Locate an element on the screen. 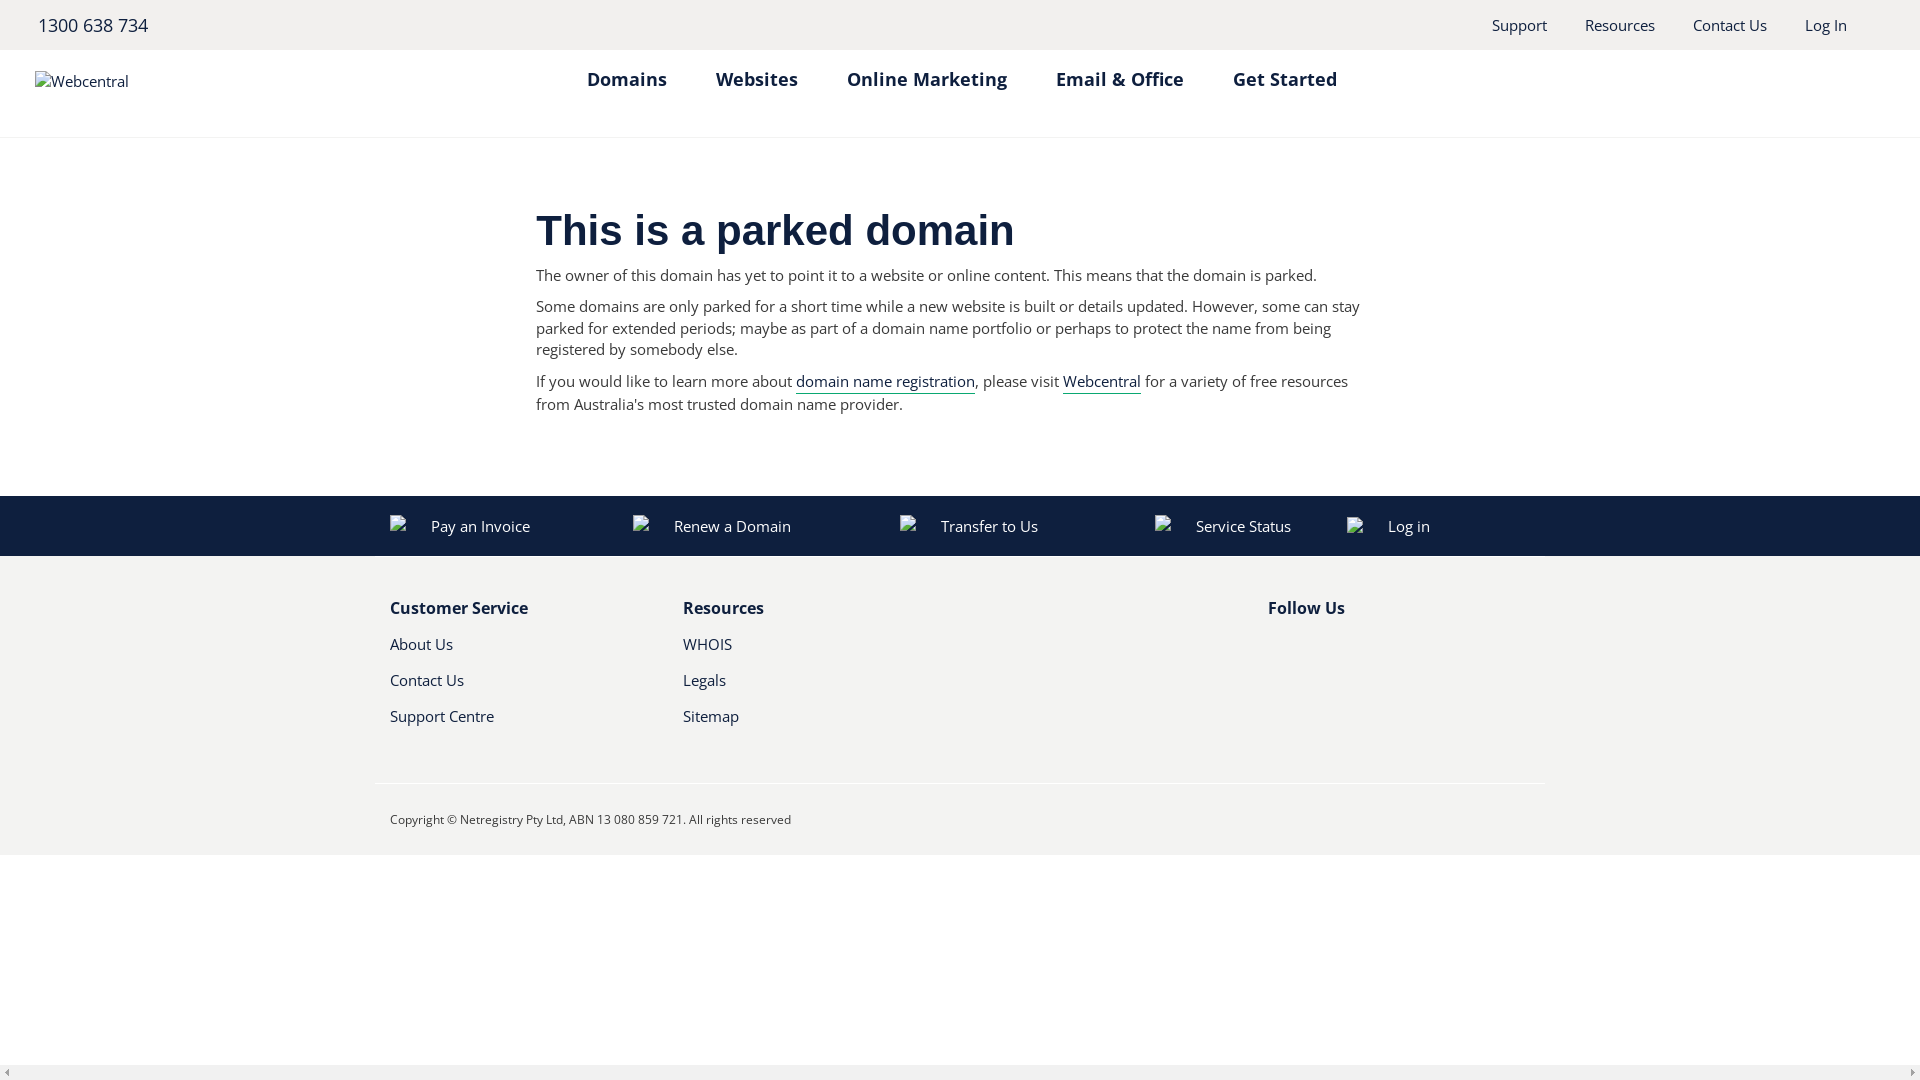 The width and height of the screenshot is (1920, 1080). 'Renew a Domain' is located at coordinates (713, 524).